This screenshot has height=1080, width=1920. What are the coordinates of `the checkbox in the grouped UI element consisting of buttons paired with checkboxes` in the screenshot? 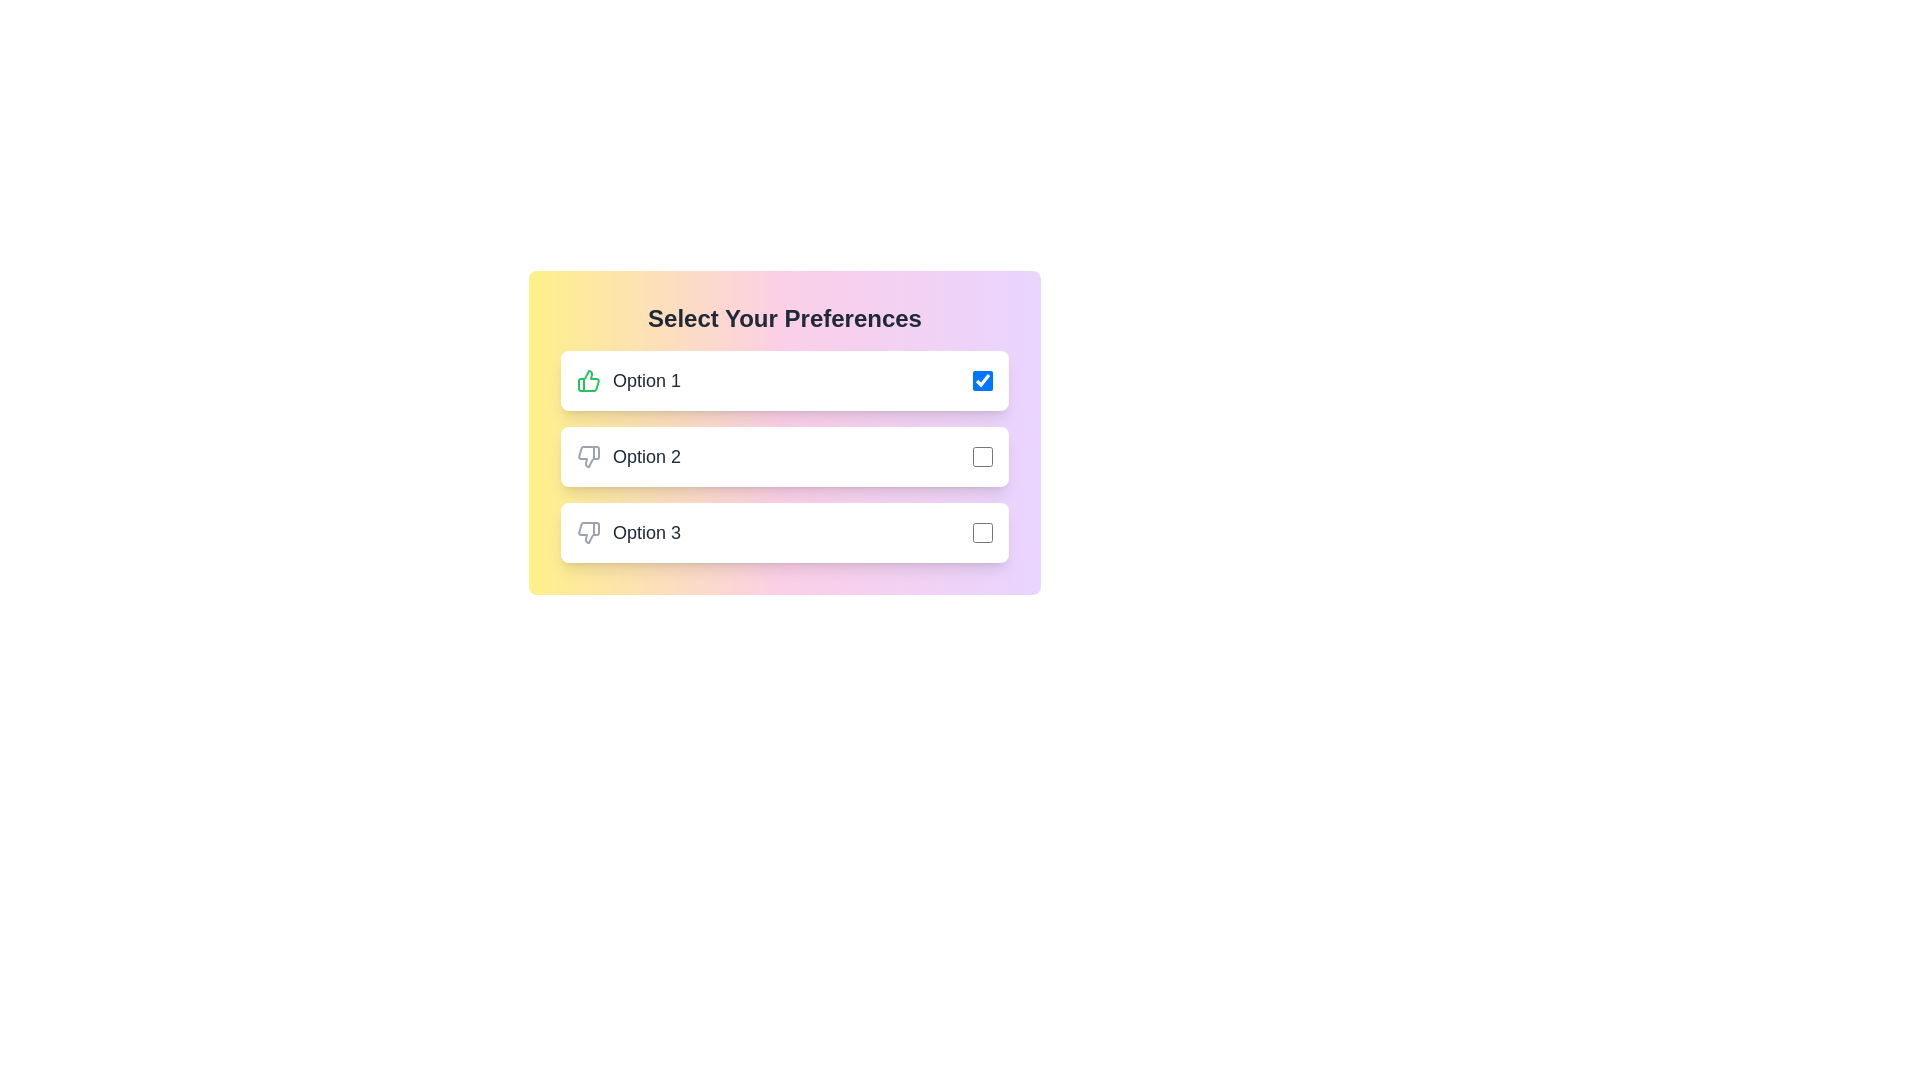 It's located at (784, 456).